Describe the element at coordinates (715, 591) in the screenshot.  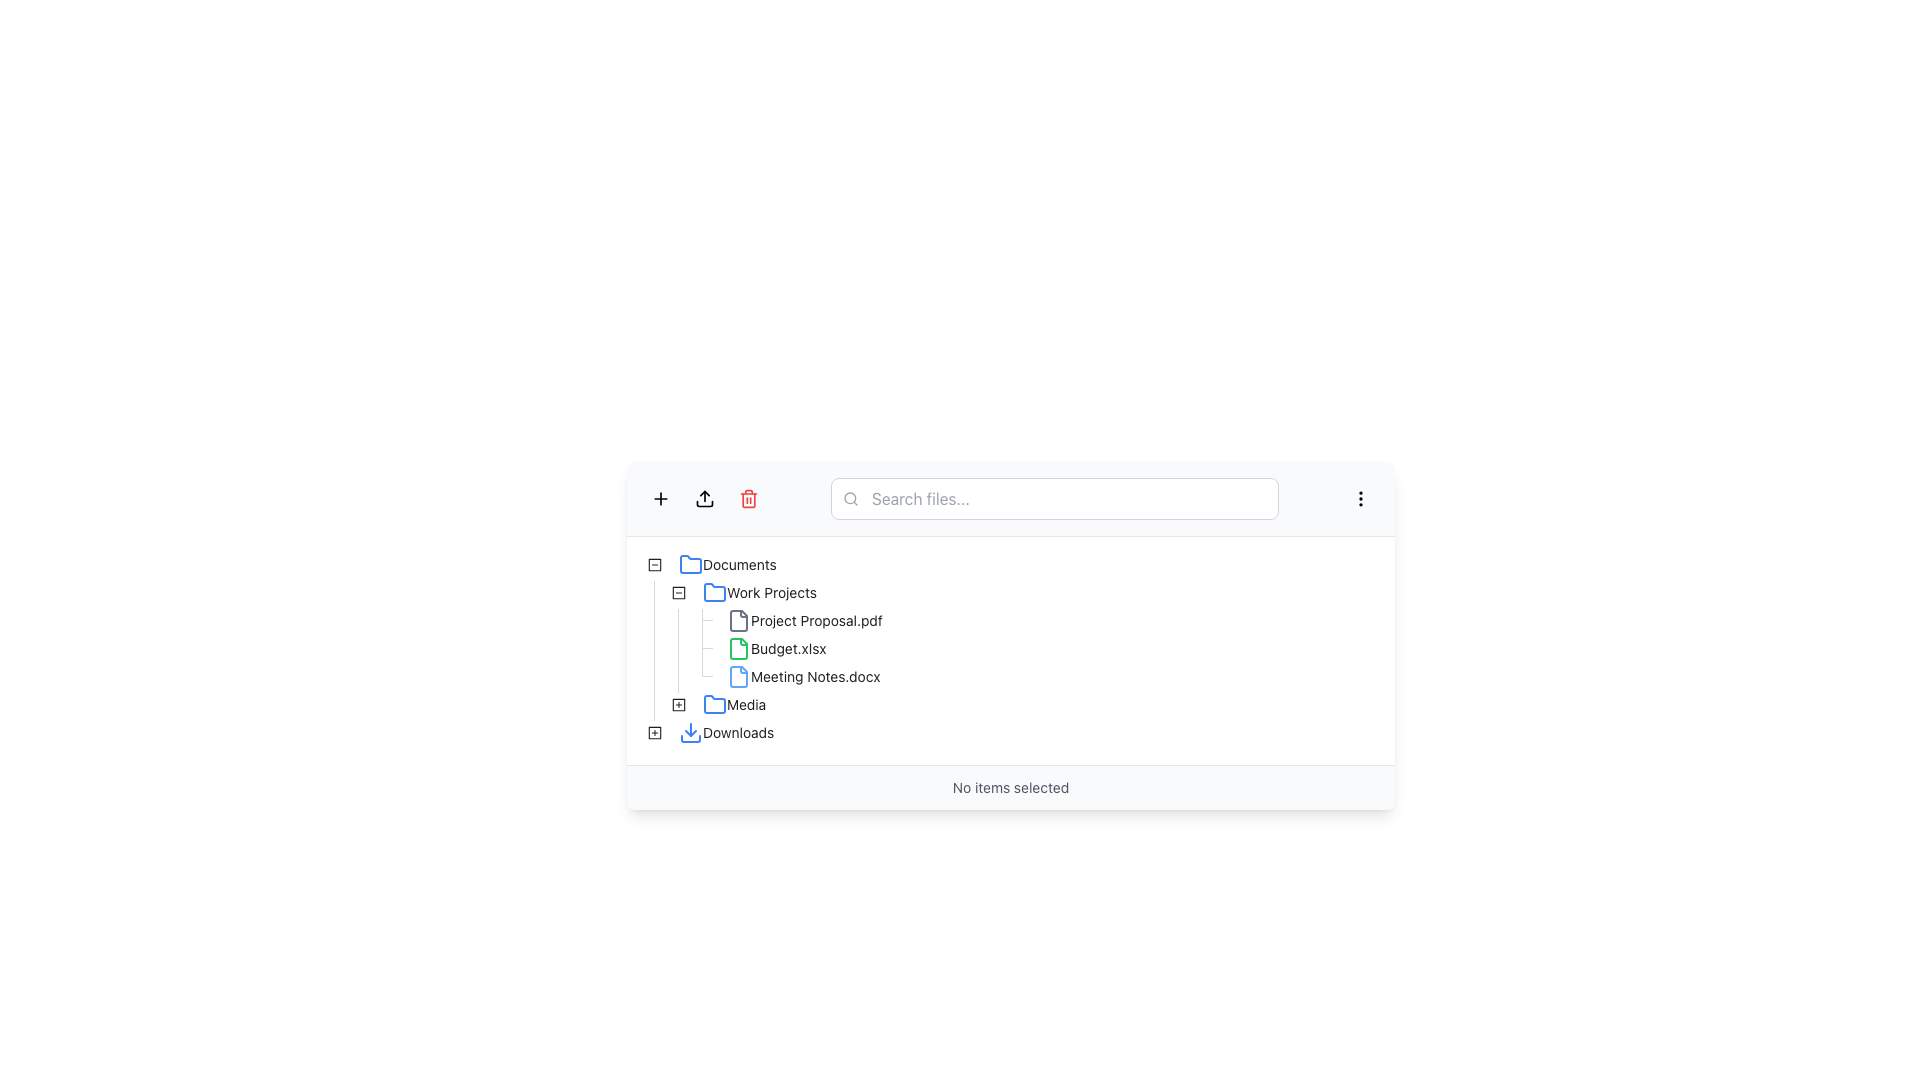
I see `the blue folder icon located under the 'Work Projects' directory` at that location.